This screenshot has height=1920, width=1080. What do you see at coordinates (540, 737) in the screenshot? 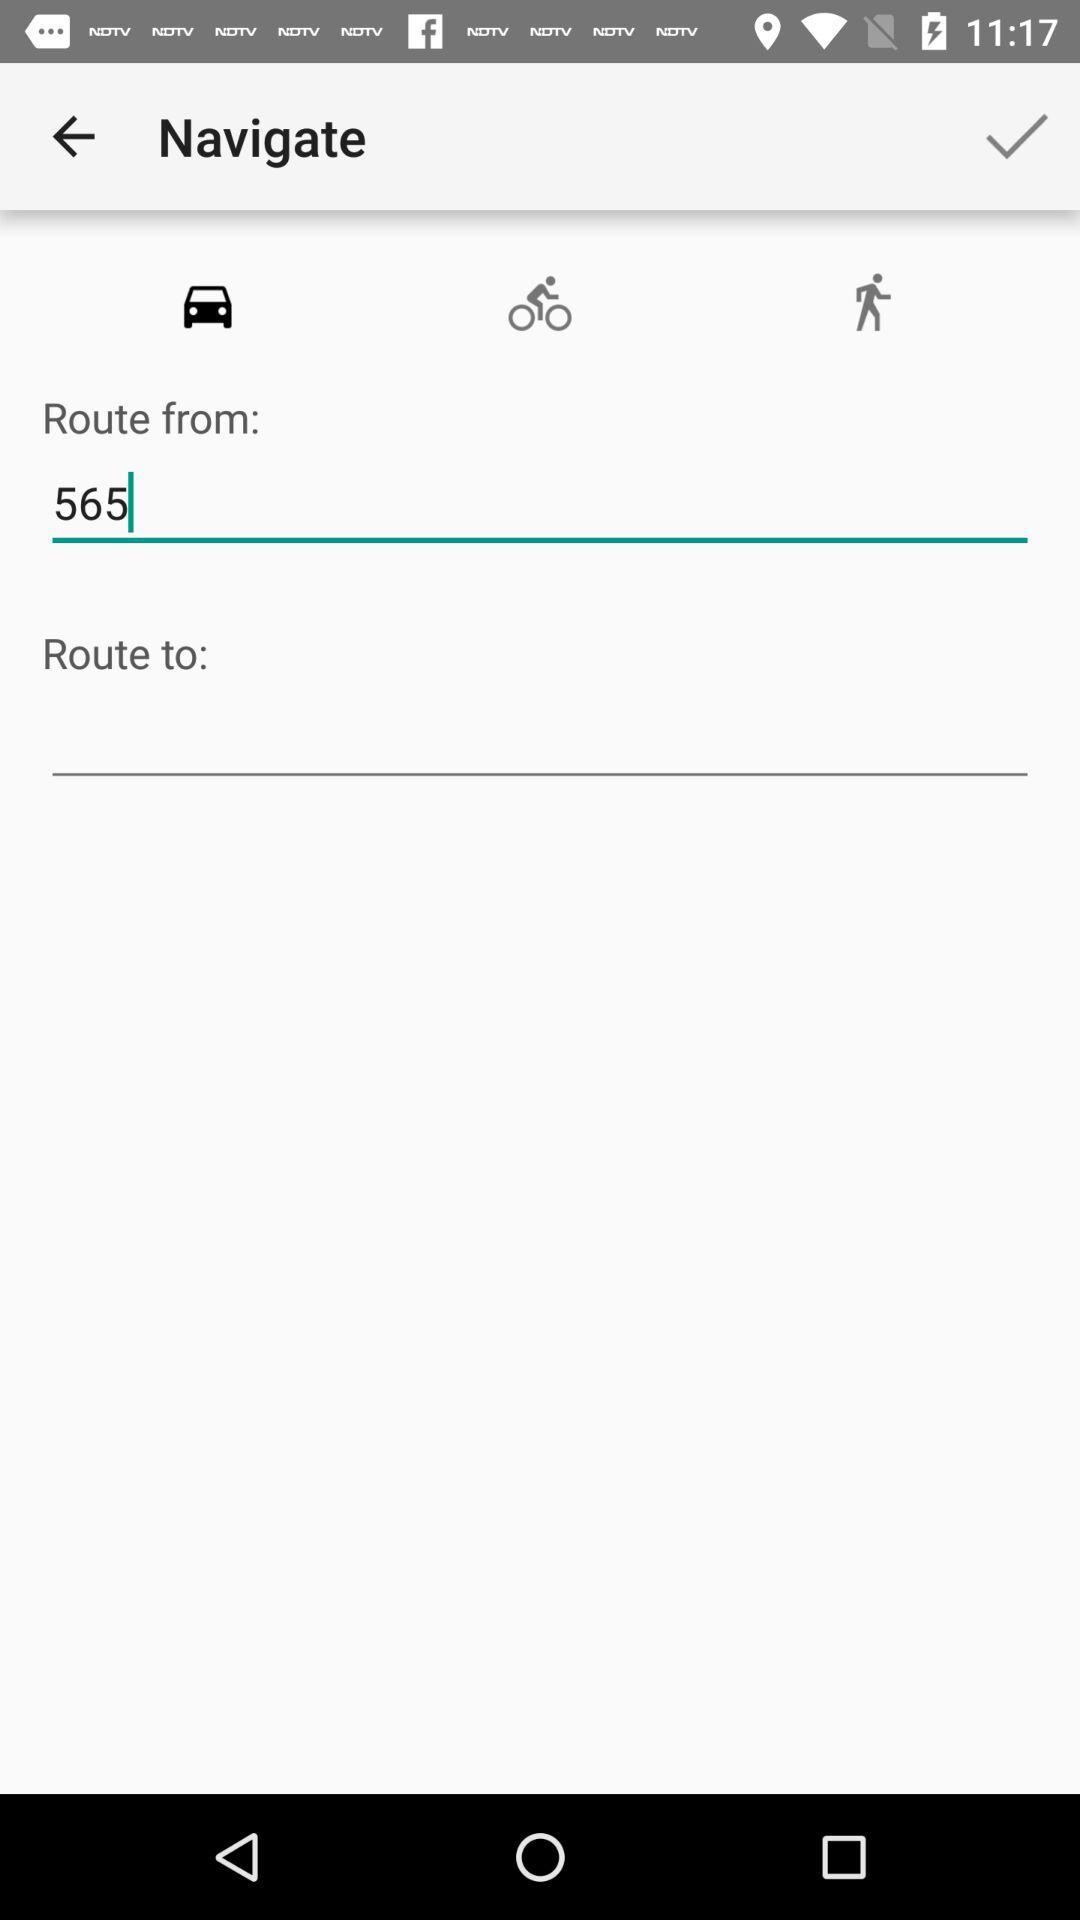
I see `item at the center` at bounding box center [540, 737].